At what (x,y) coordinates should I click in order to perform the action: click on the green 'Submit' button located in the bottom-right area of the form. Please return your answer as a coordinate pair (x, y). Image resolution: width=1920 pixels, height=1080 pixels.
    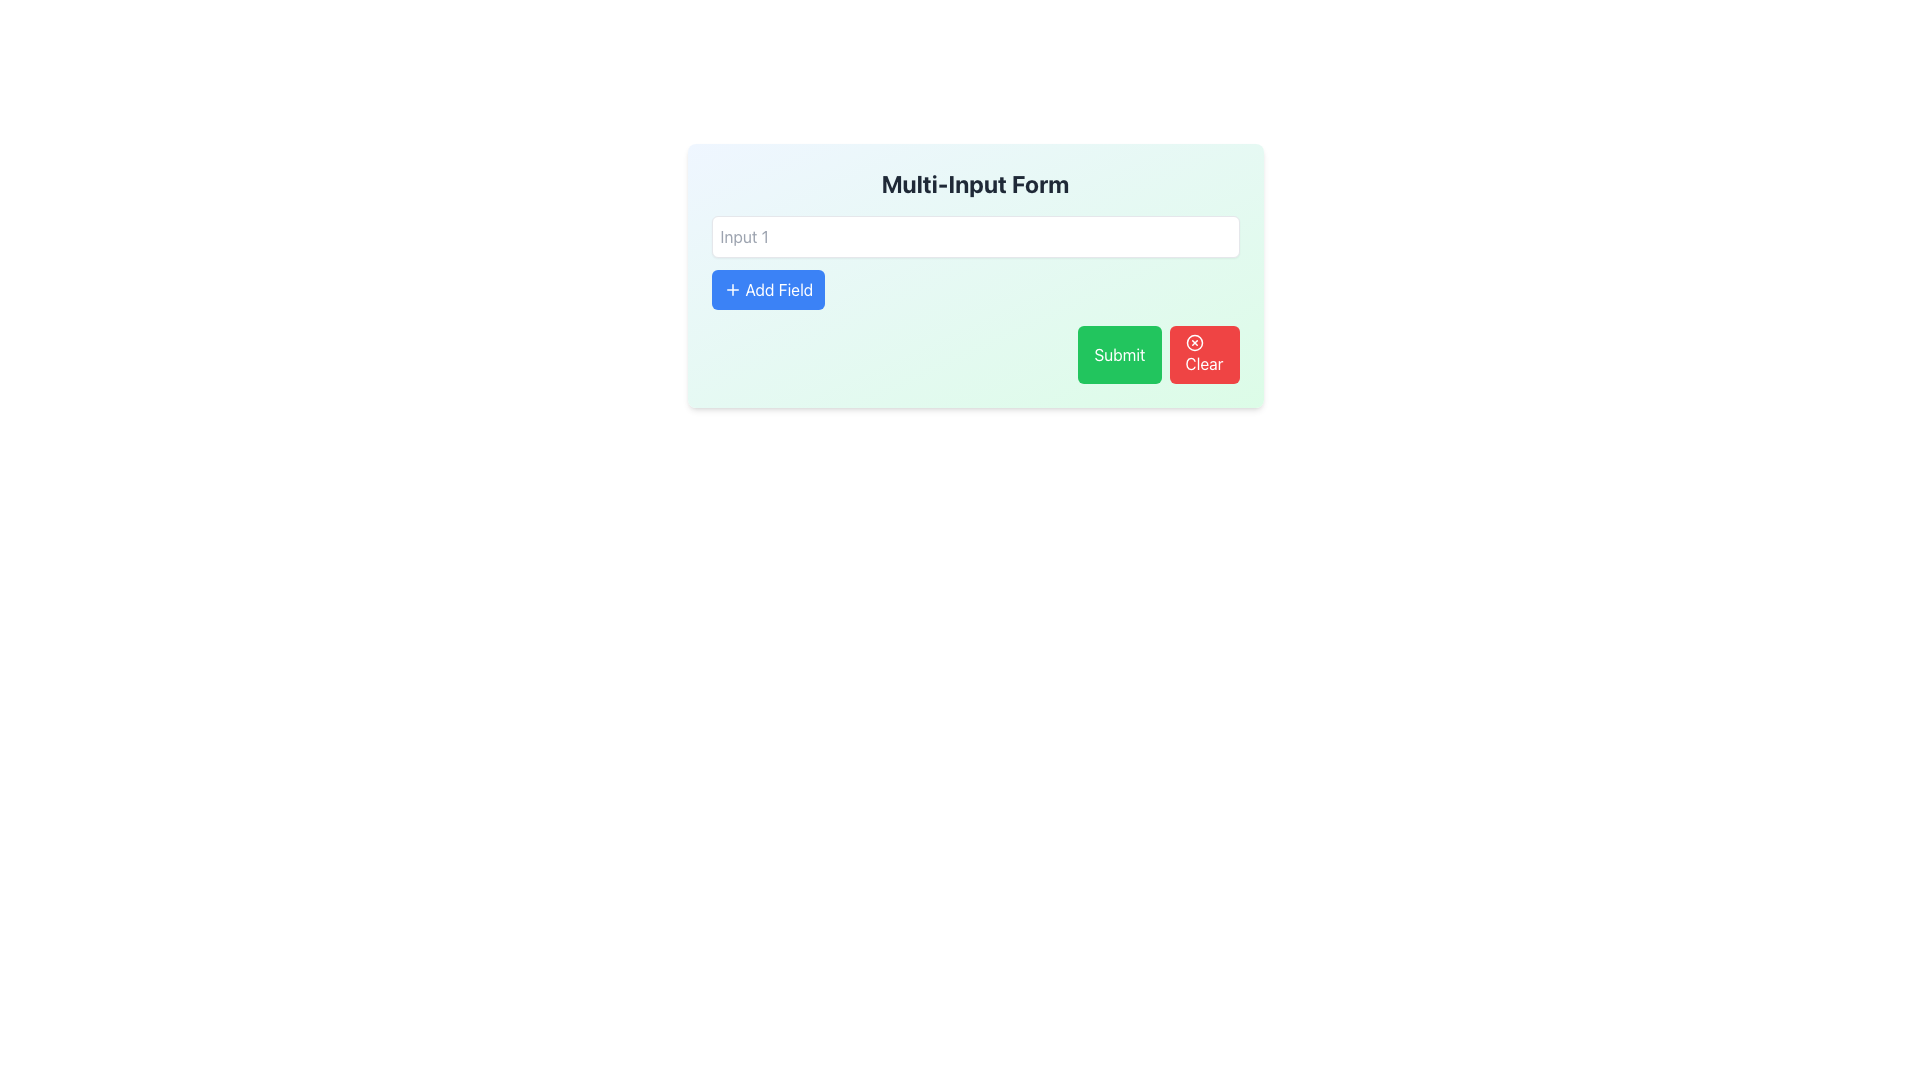
    Looking at the image, I should click on (1118, 353).